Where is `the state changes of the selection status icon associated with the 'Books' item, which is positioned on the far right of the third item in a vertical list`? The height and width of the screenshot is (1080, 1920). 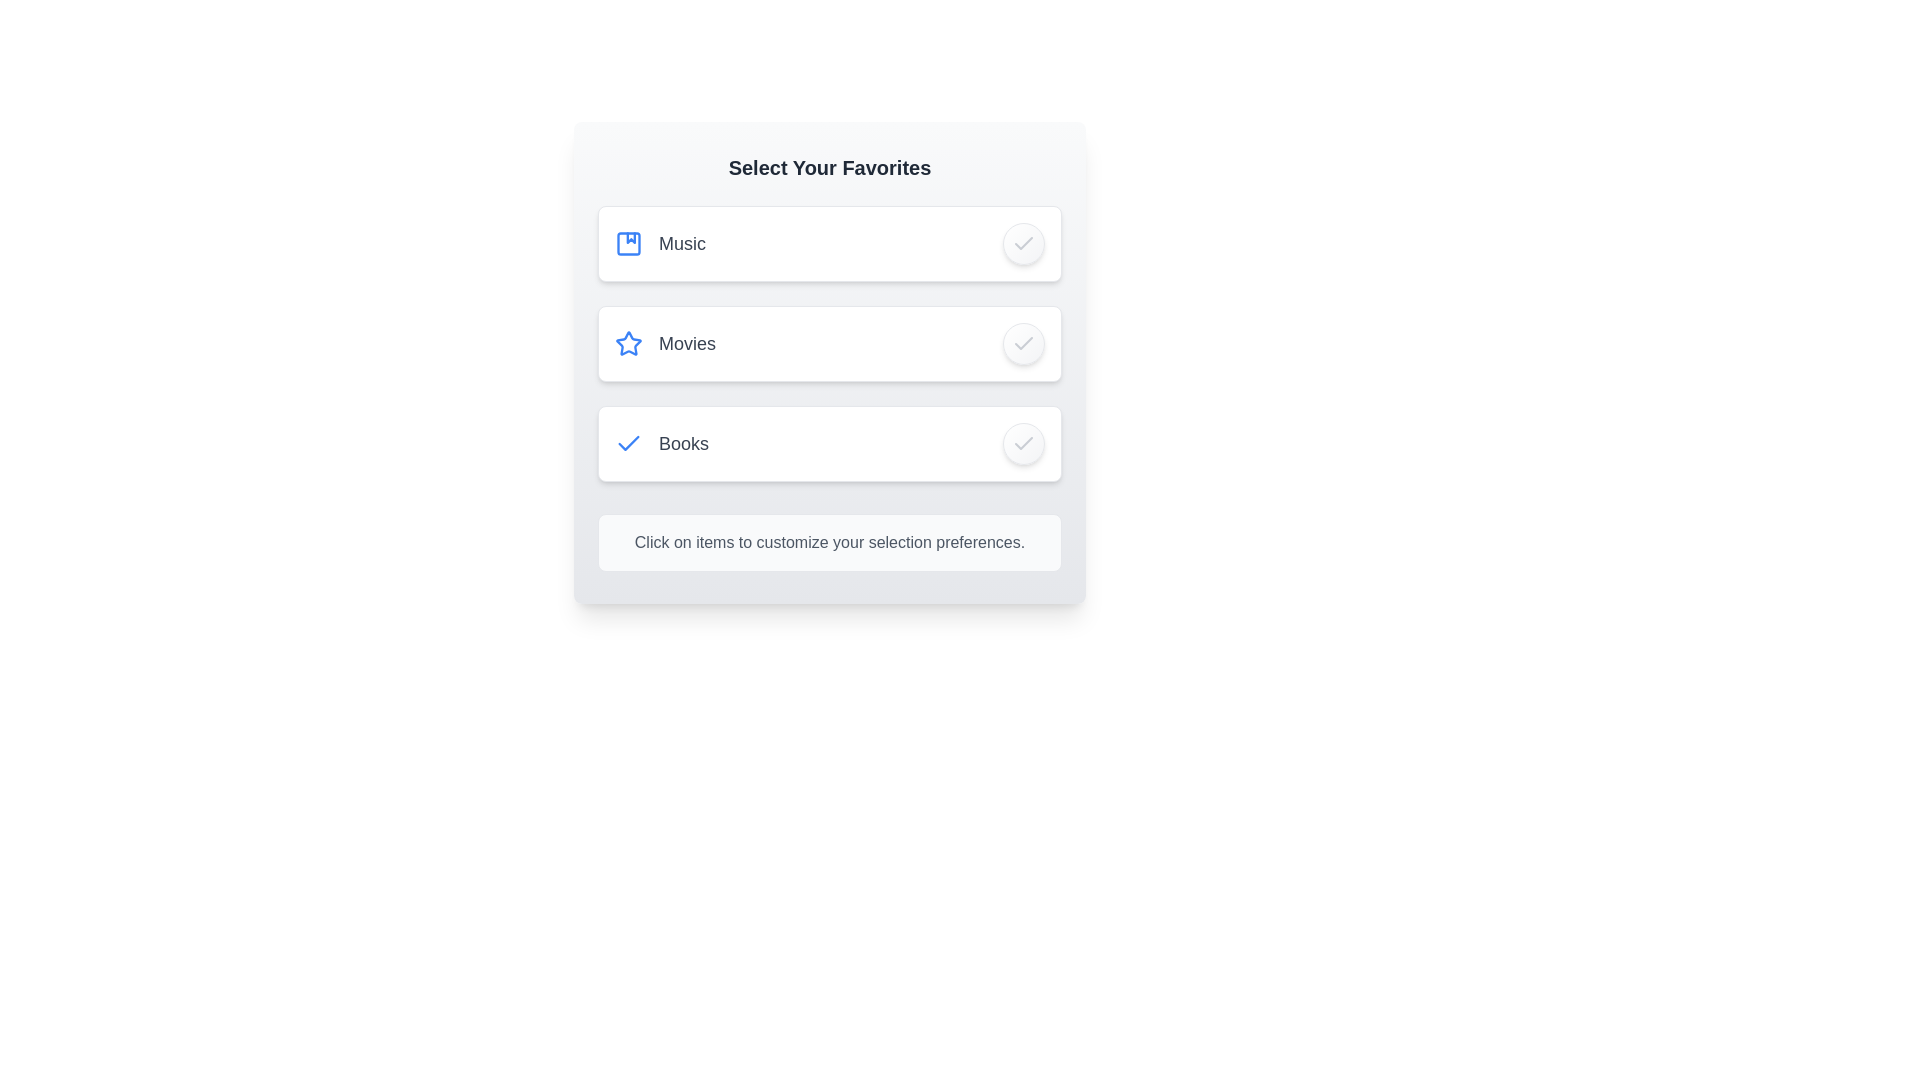
the state changes of the selection status icon associated with the 'Books' item, which is positioned on the far right of the third item in a vertical list is located at coordinates (1023, 442).